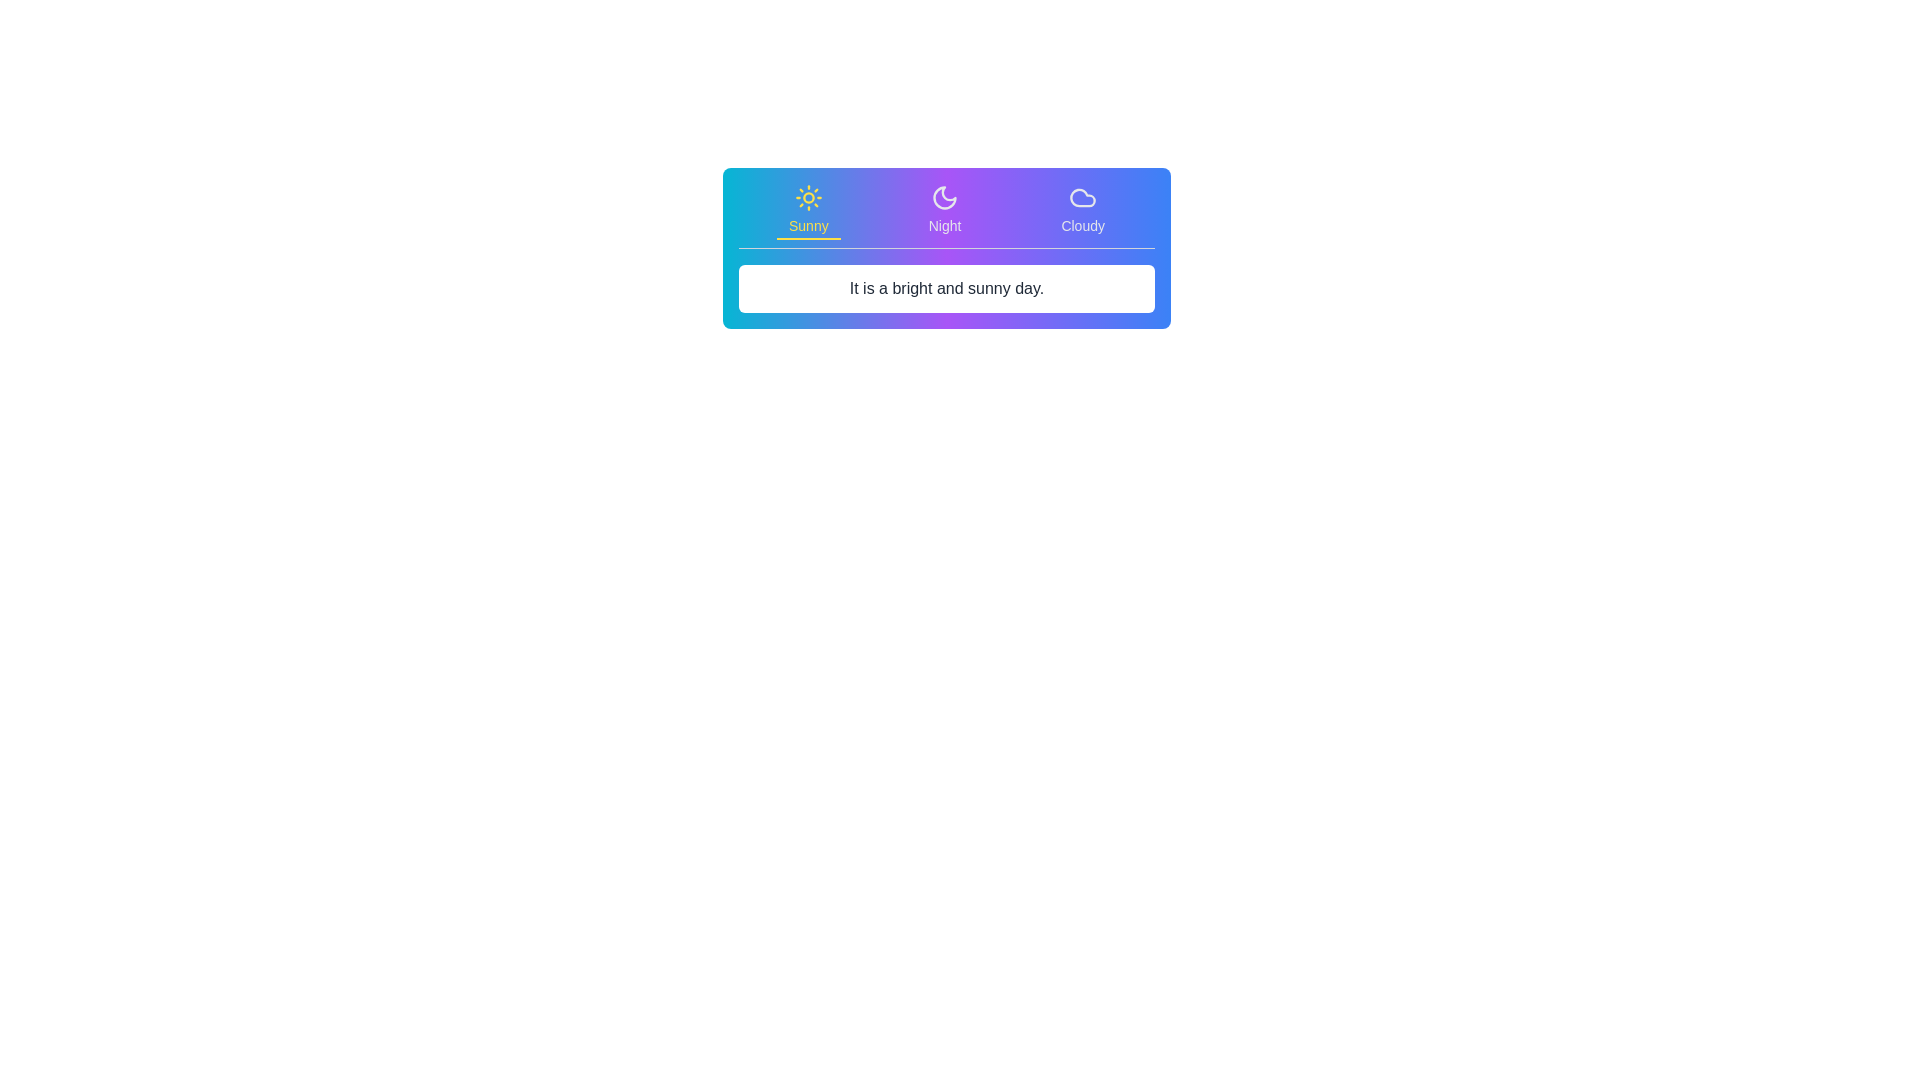  I want to click on the first weather icon representing 'Sunny' in the weather selection interface, positioned above the text 'Sunny', so click(808, 197).